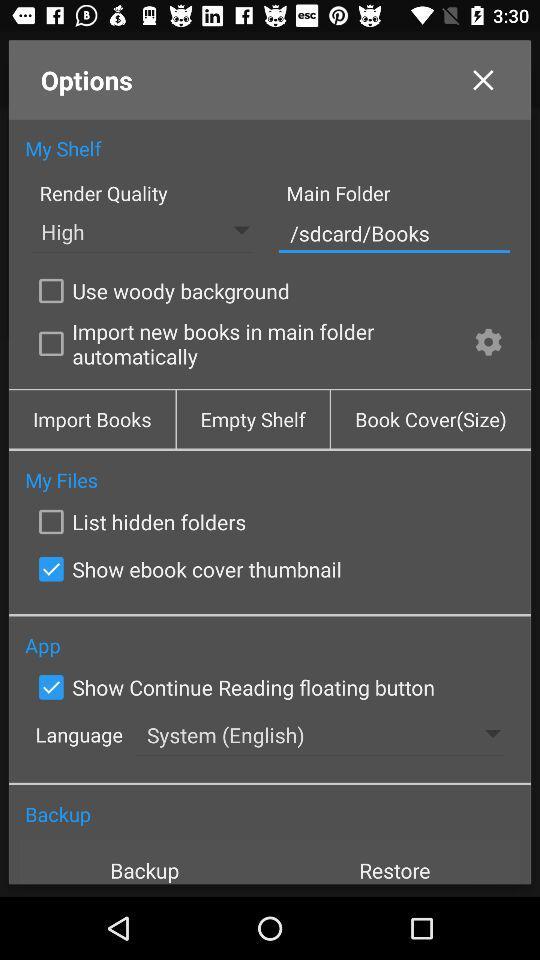  Describe the element at coordinates (186, 569) in the screenshot. I see `the show ebook cover icon` at that location.